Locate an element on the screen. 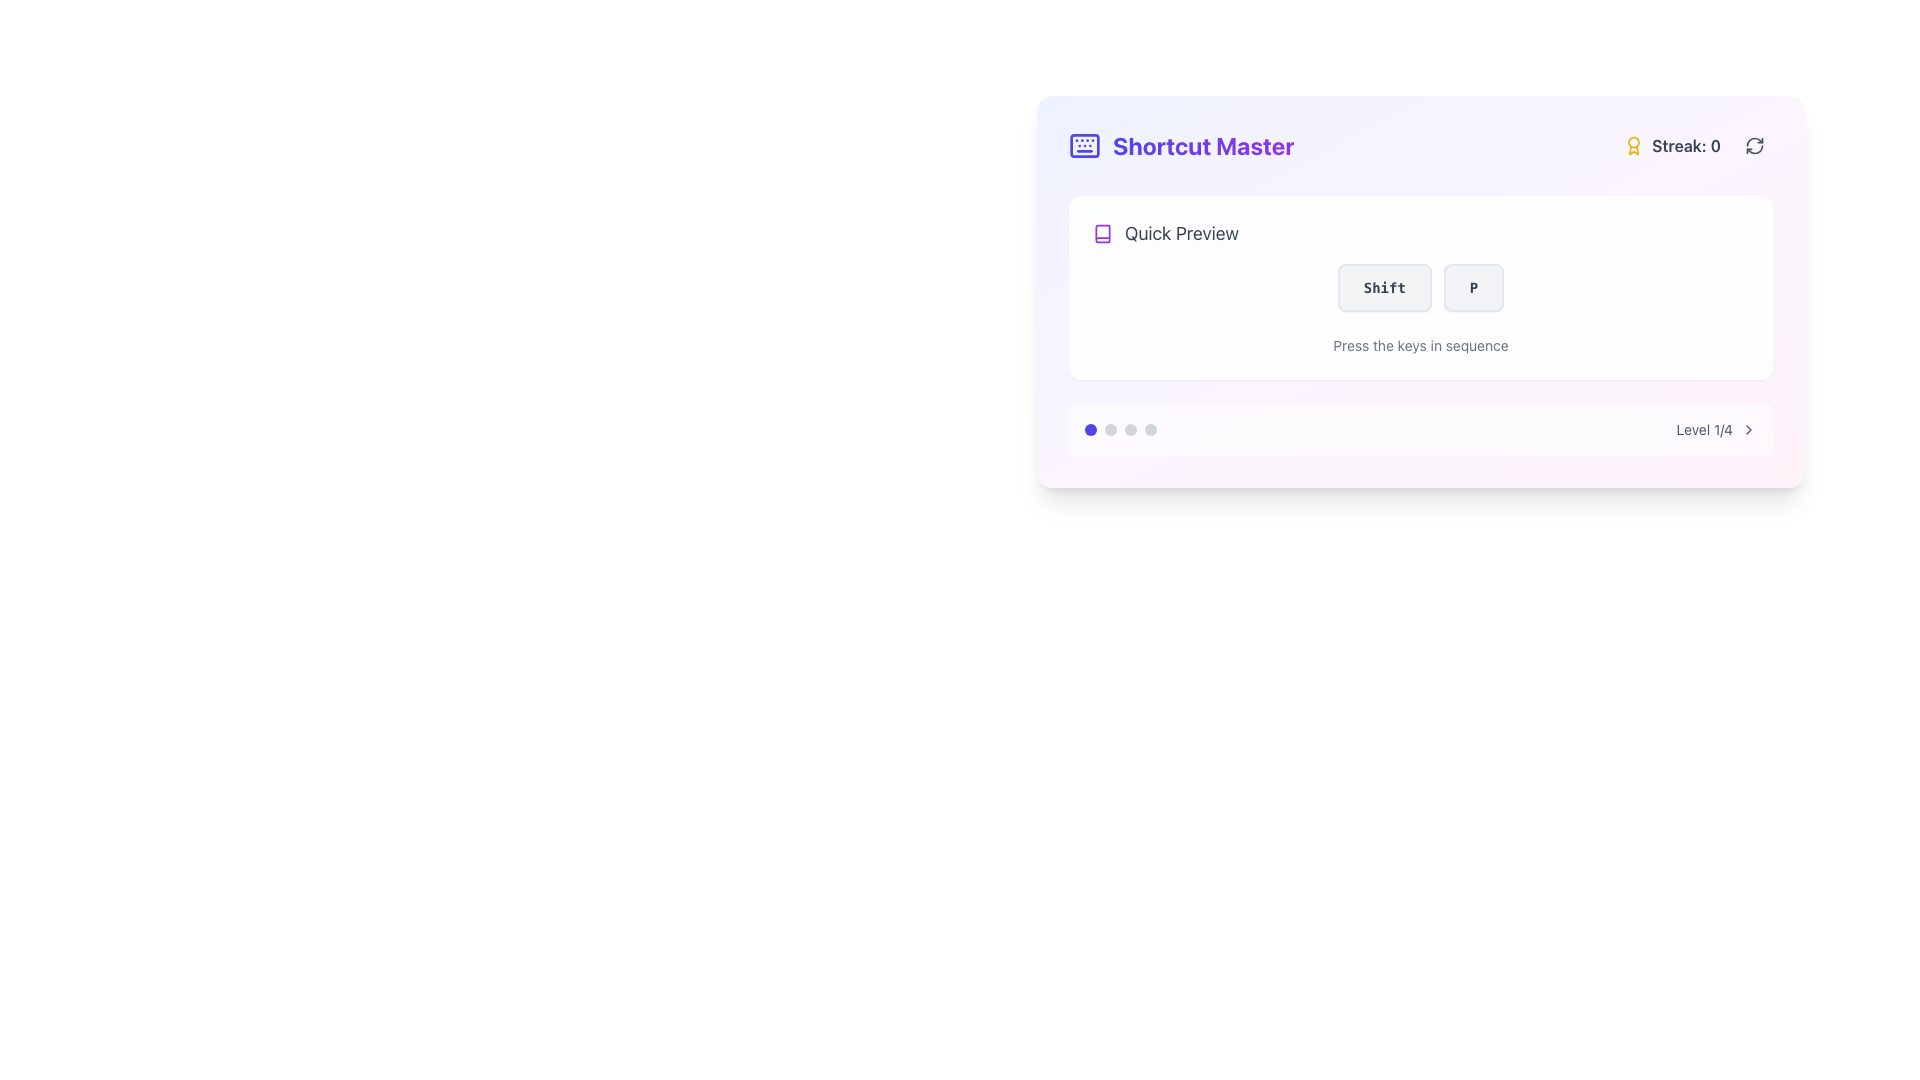 This screenshot has height=1080, width=1920. the text label 'Press the keys in sequence' which is styled in a small gray font and located beneath the buttons labeled 'Shift' and 'P' is located at coordinates (1419, 345).